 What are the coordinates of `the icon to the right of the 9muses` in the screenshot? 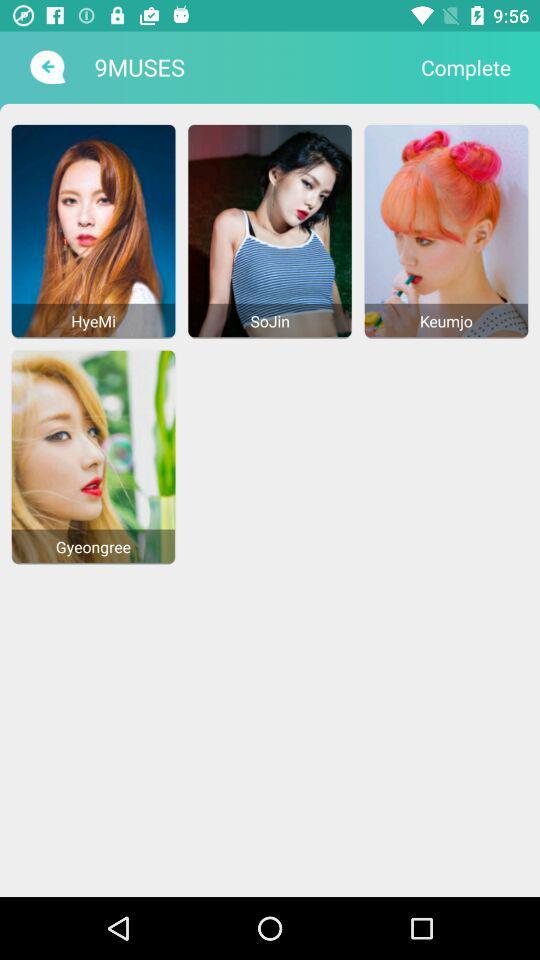 It's located at (466, 67).